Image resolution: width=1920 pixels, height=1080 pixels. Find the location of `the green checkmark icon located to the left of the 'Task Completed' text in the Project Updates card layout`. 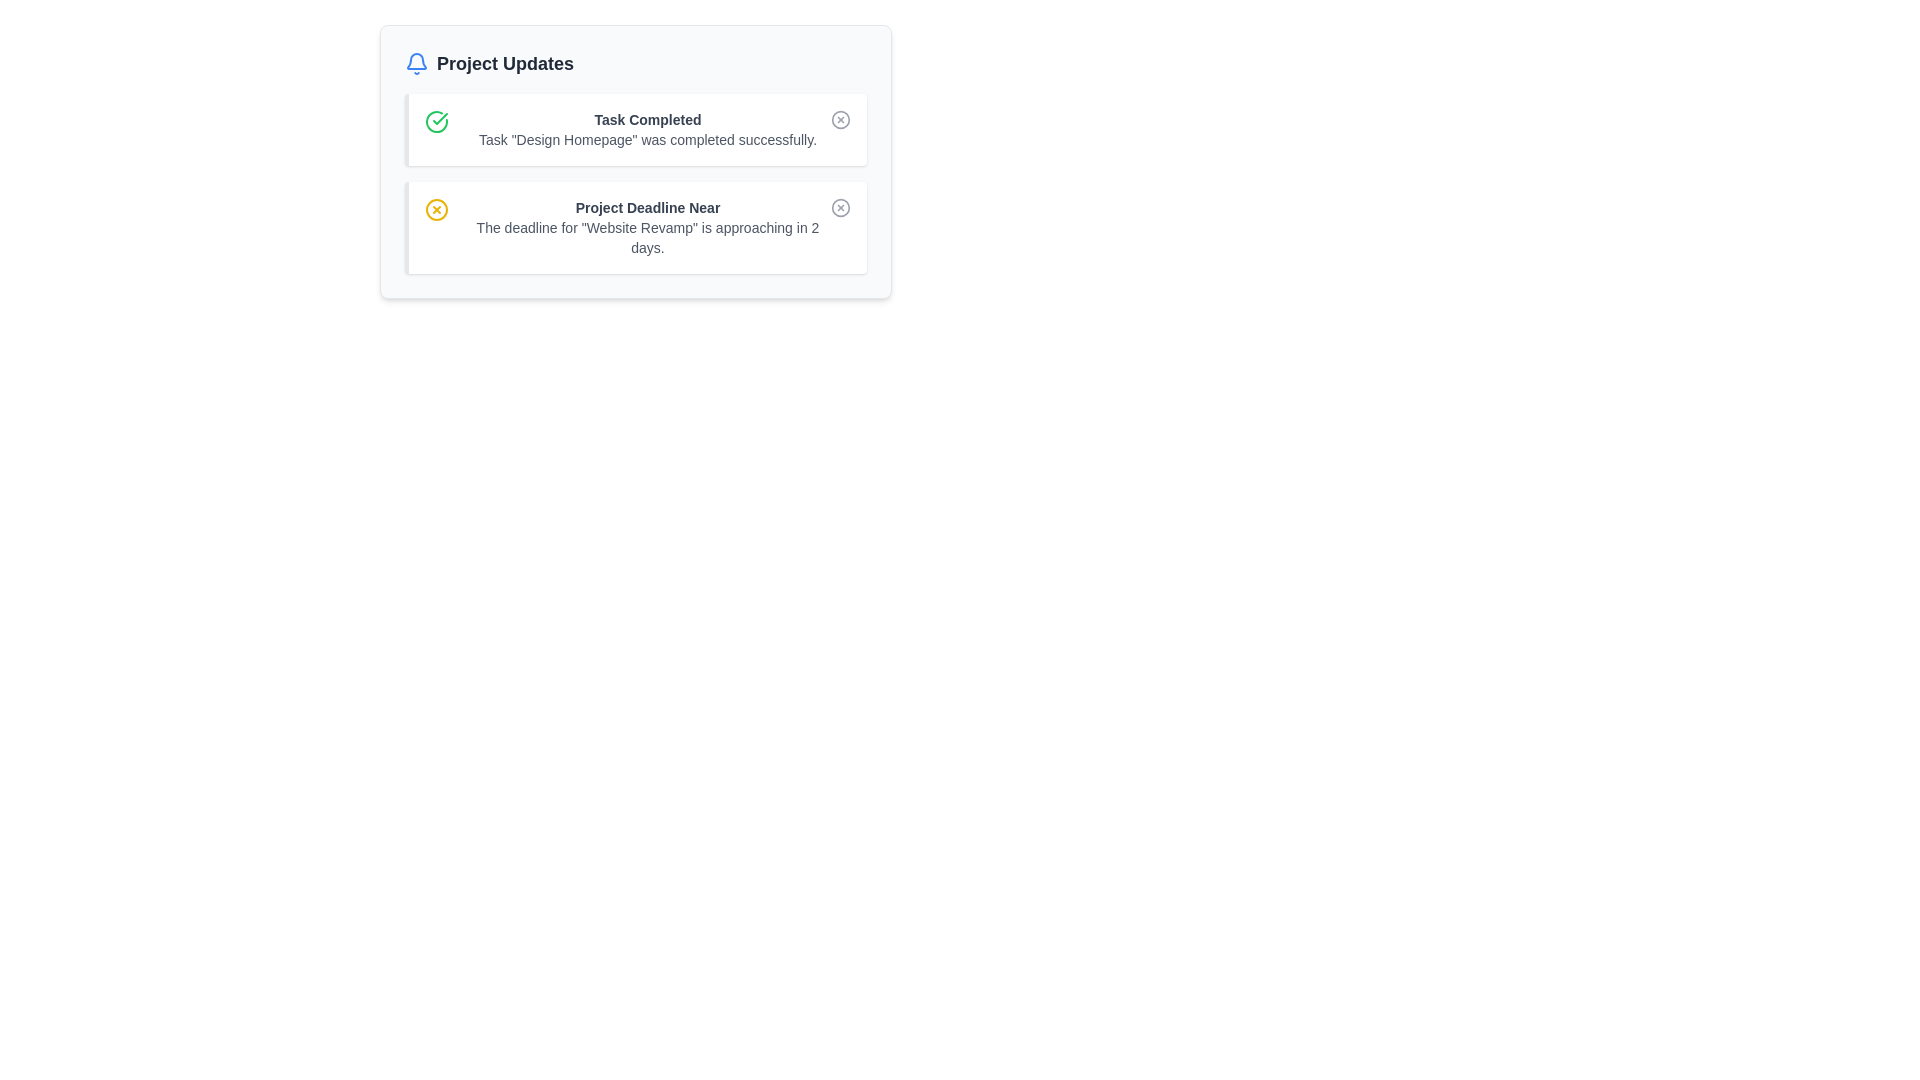

the green checkmark icon located to the left of the 'Task Completed' text in the Project Updates card layout is located at coordinates (439, 119).